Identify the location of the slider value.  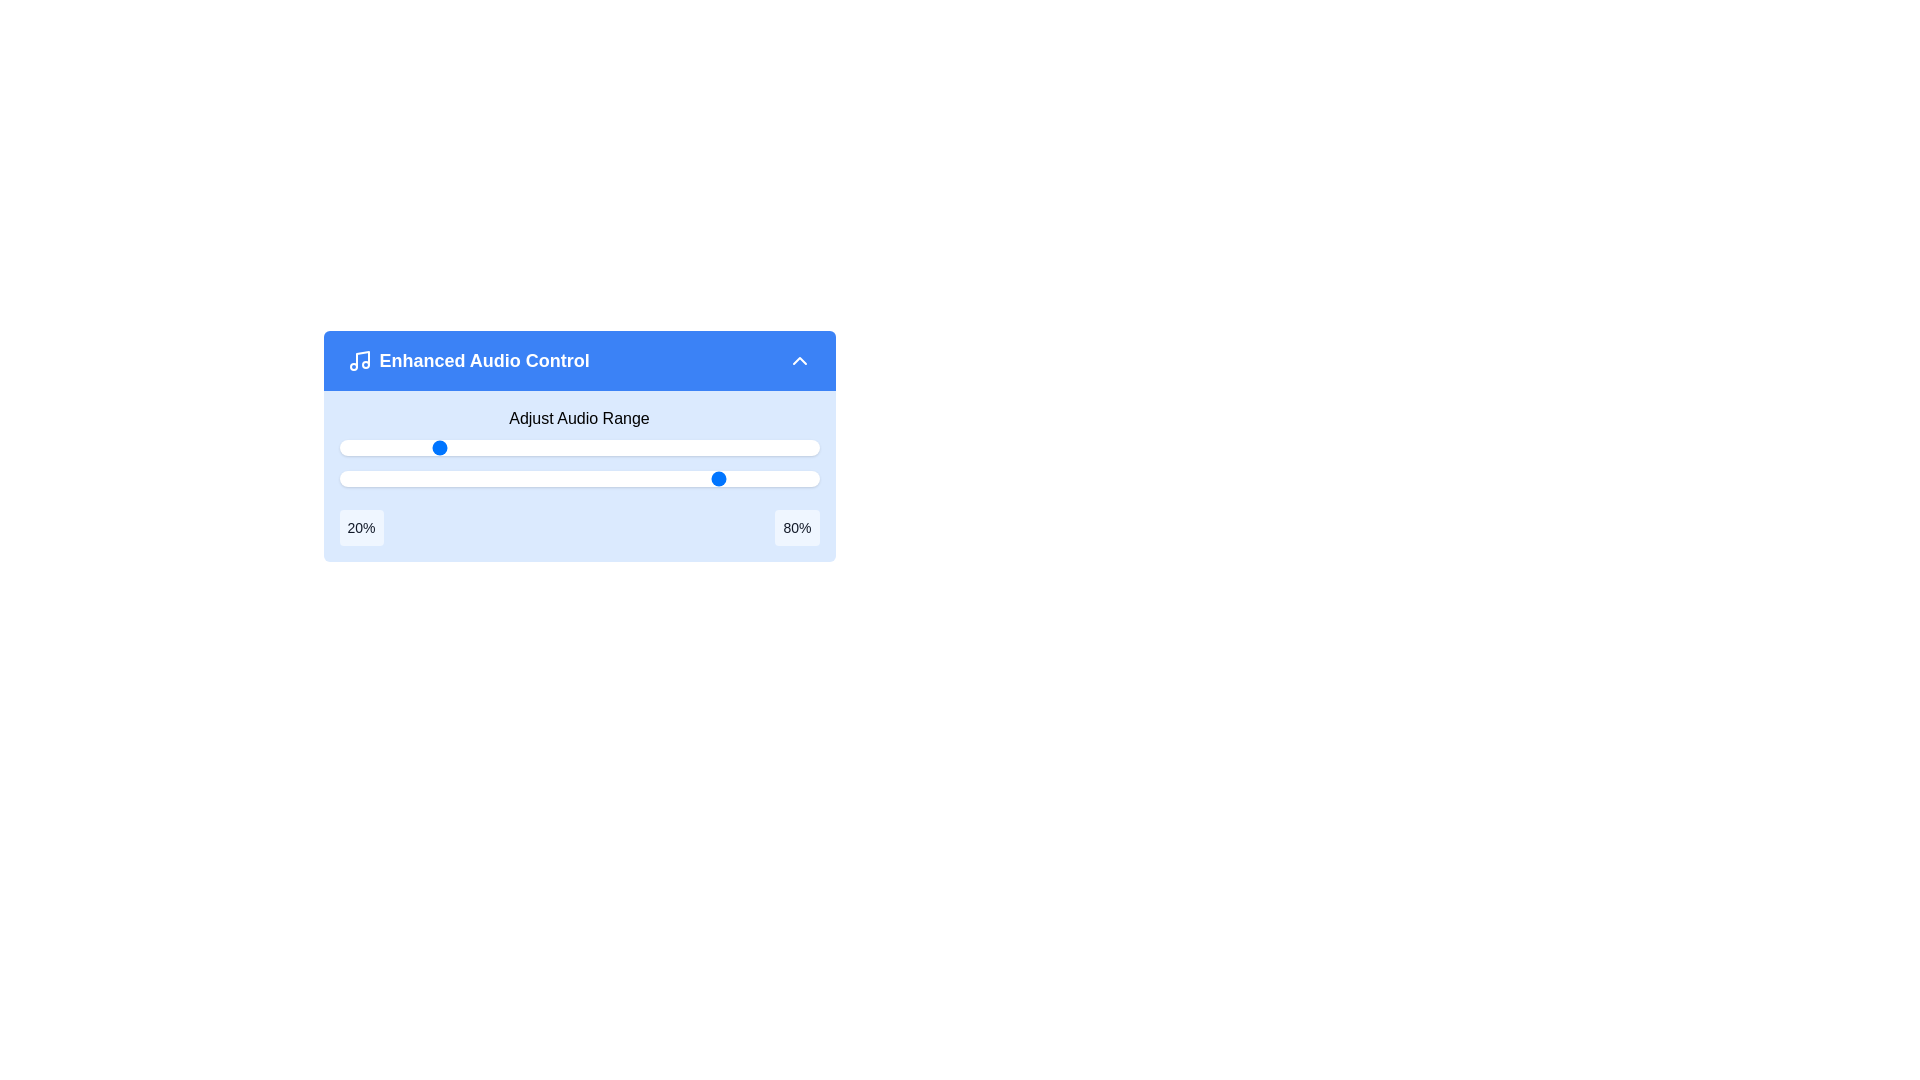
(784, 446).